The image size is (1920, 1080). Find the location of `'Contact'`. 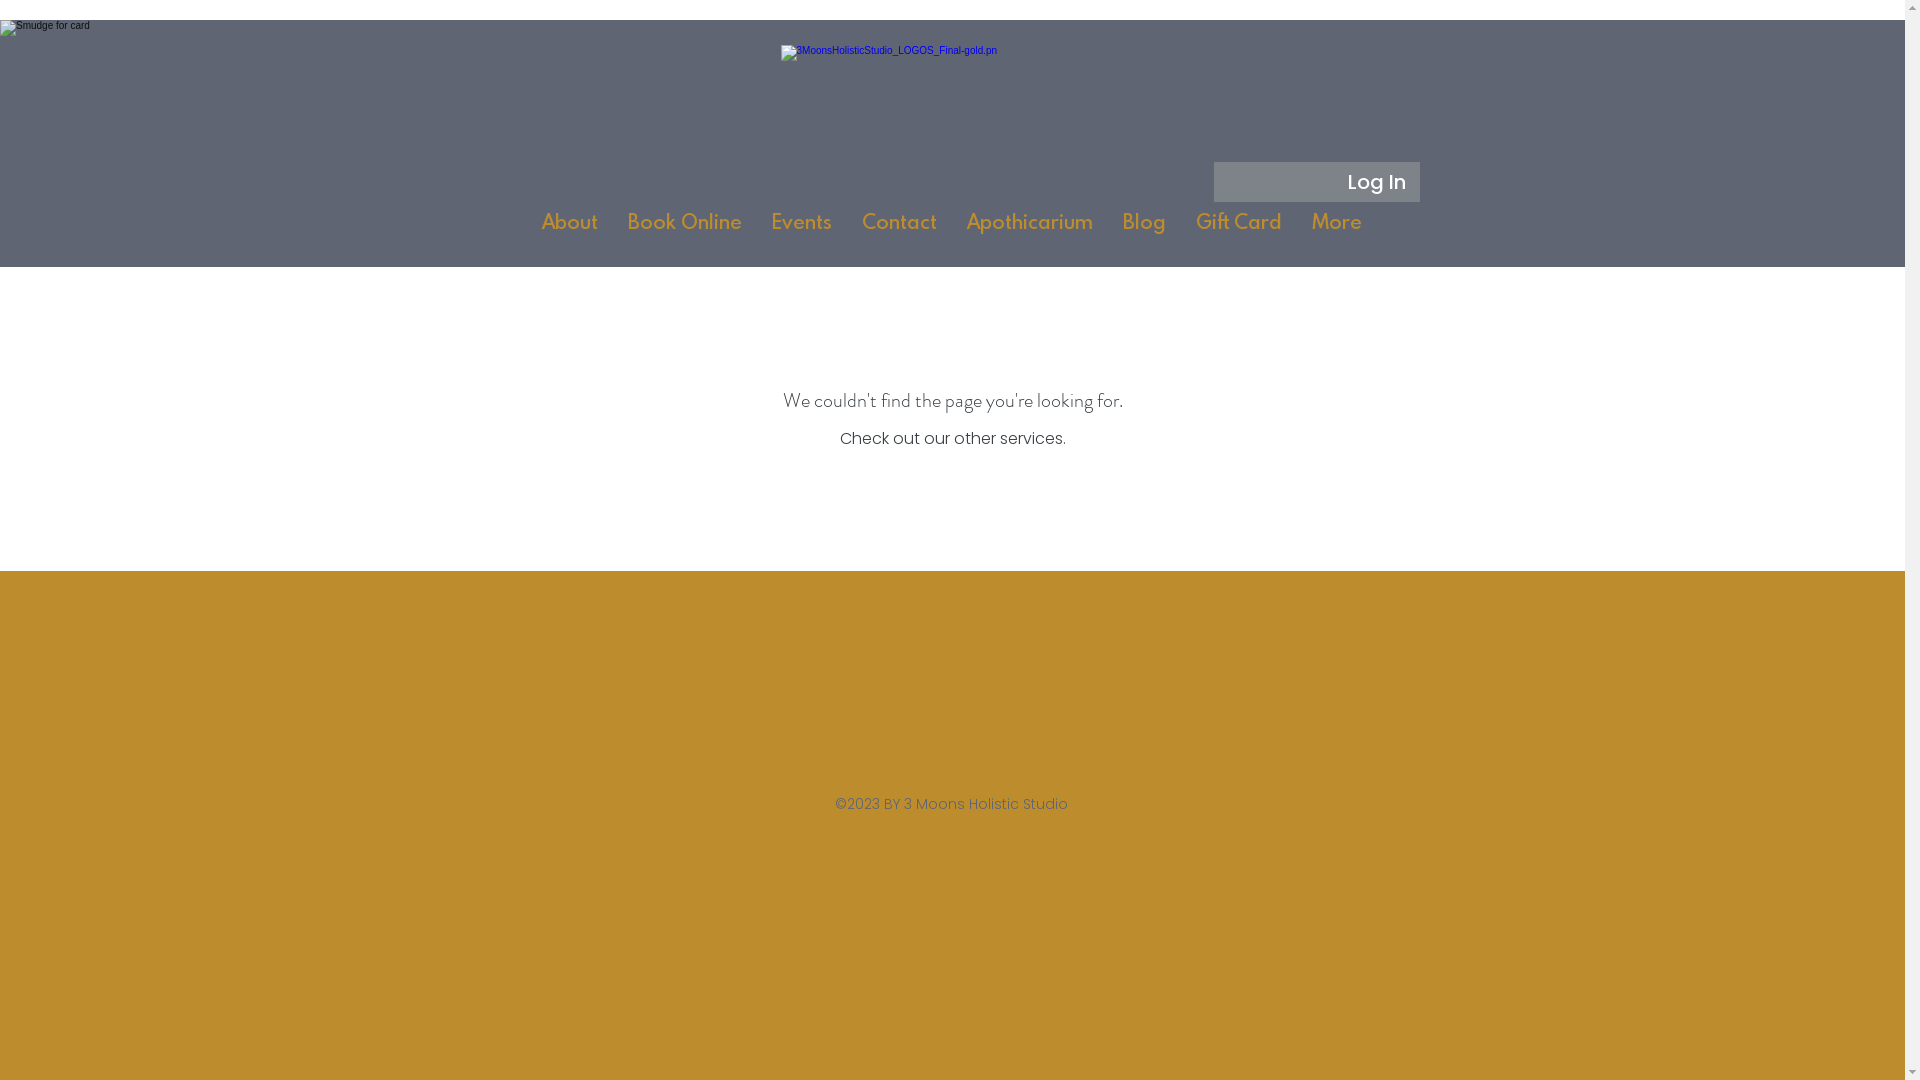

'Contact' is located at coordinates (846, 229).